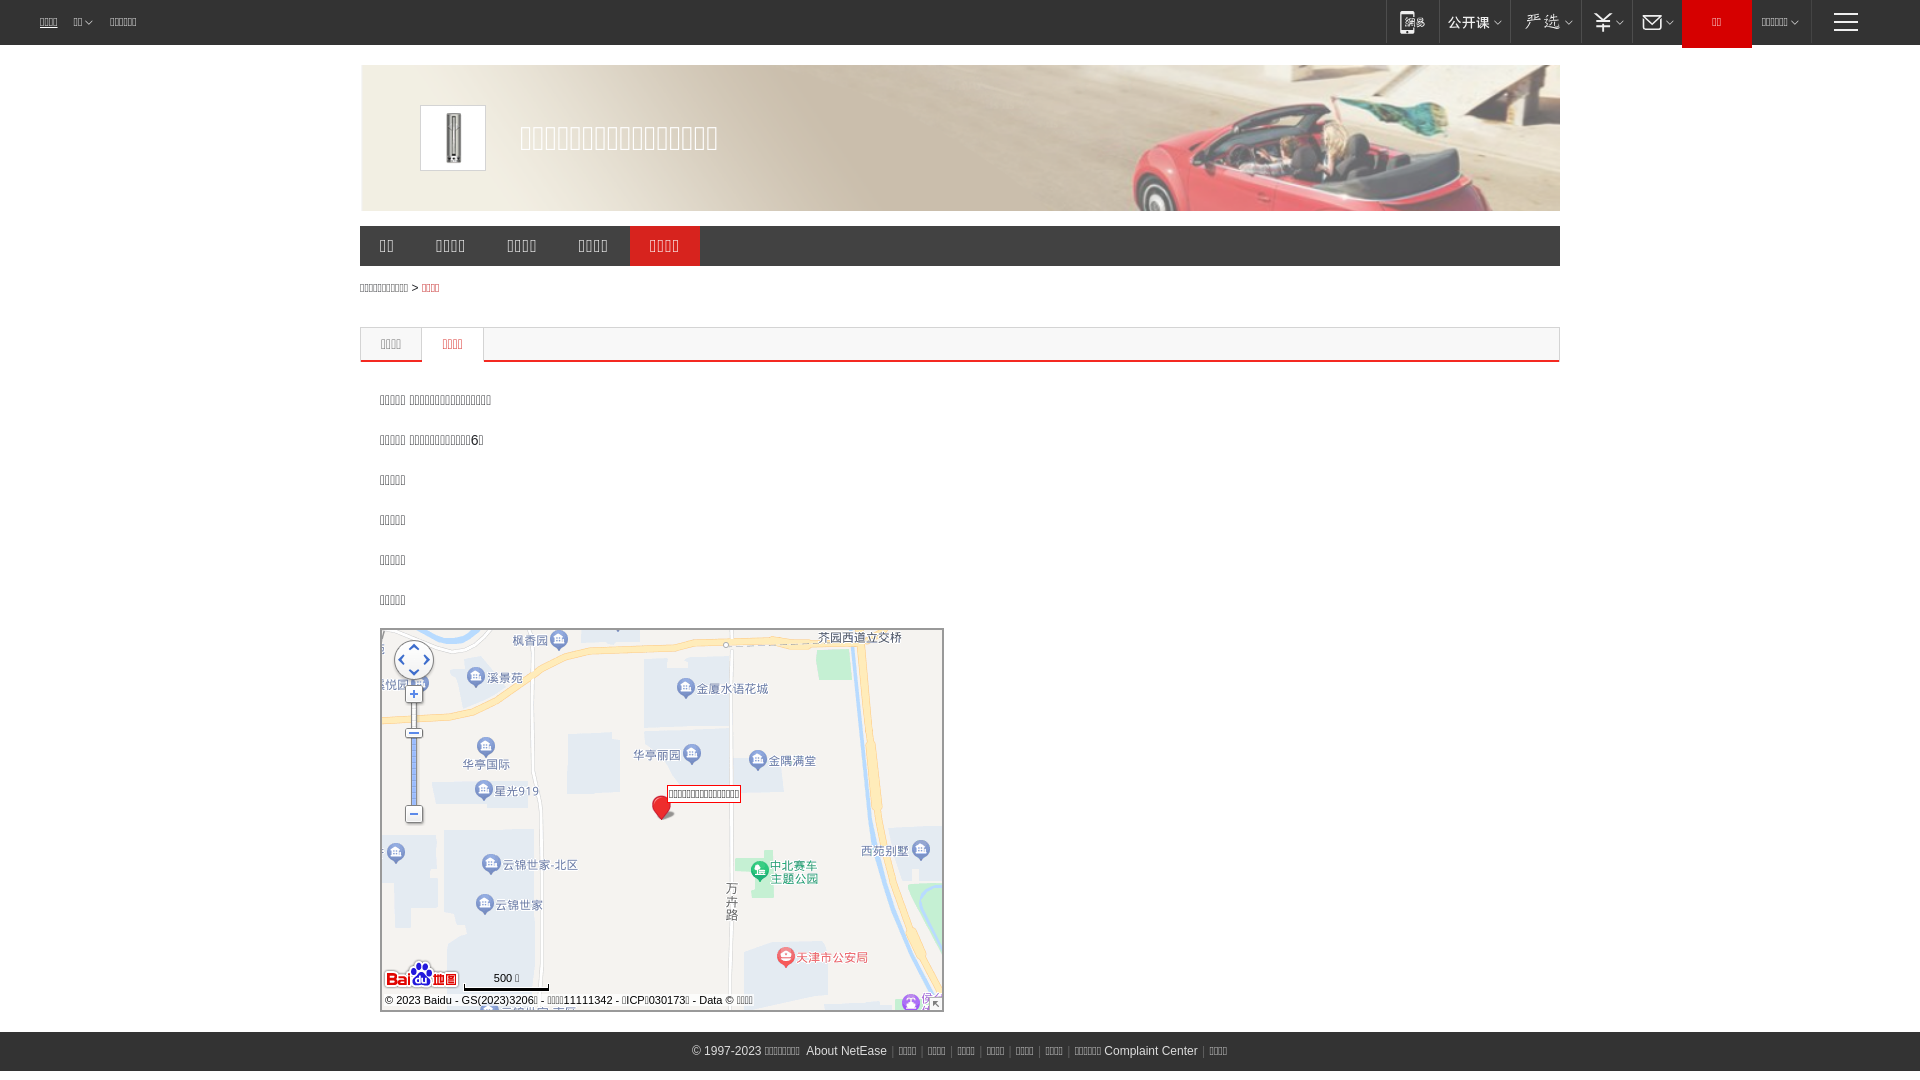 The image size is (1920, 1080). I want to click on 'About NetEase', so click(846, 1049).